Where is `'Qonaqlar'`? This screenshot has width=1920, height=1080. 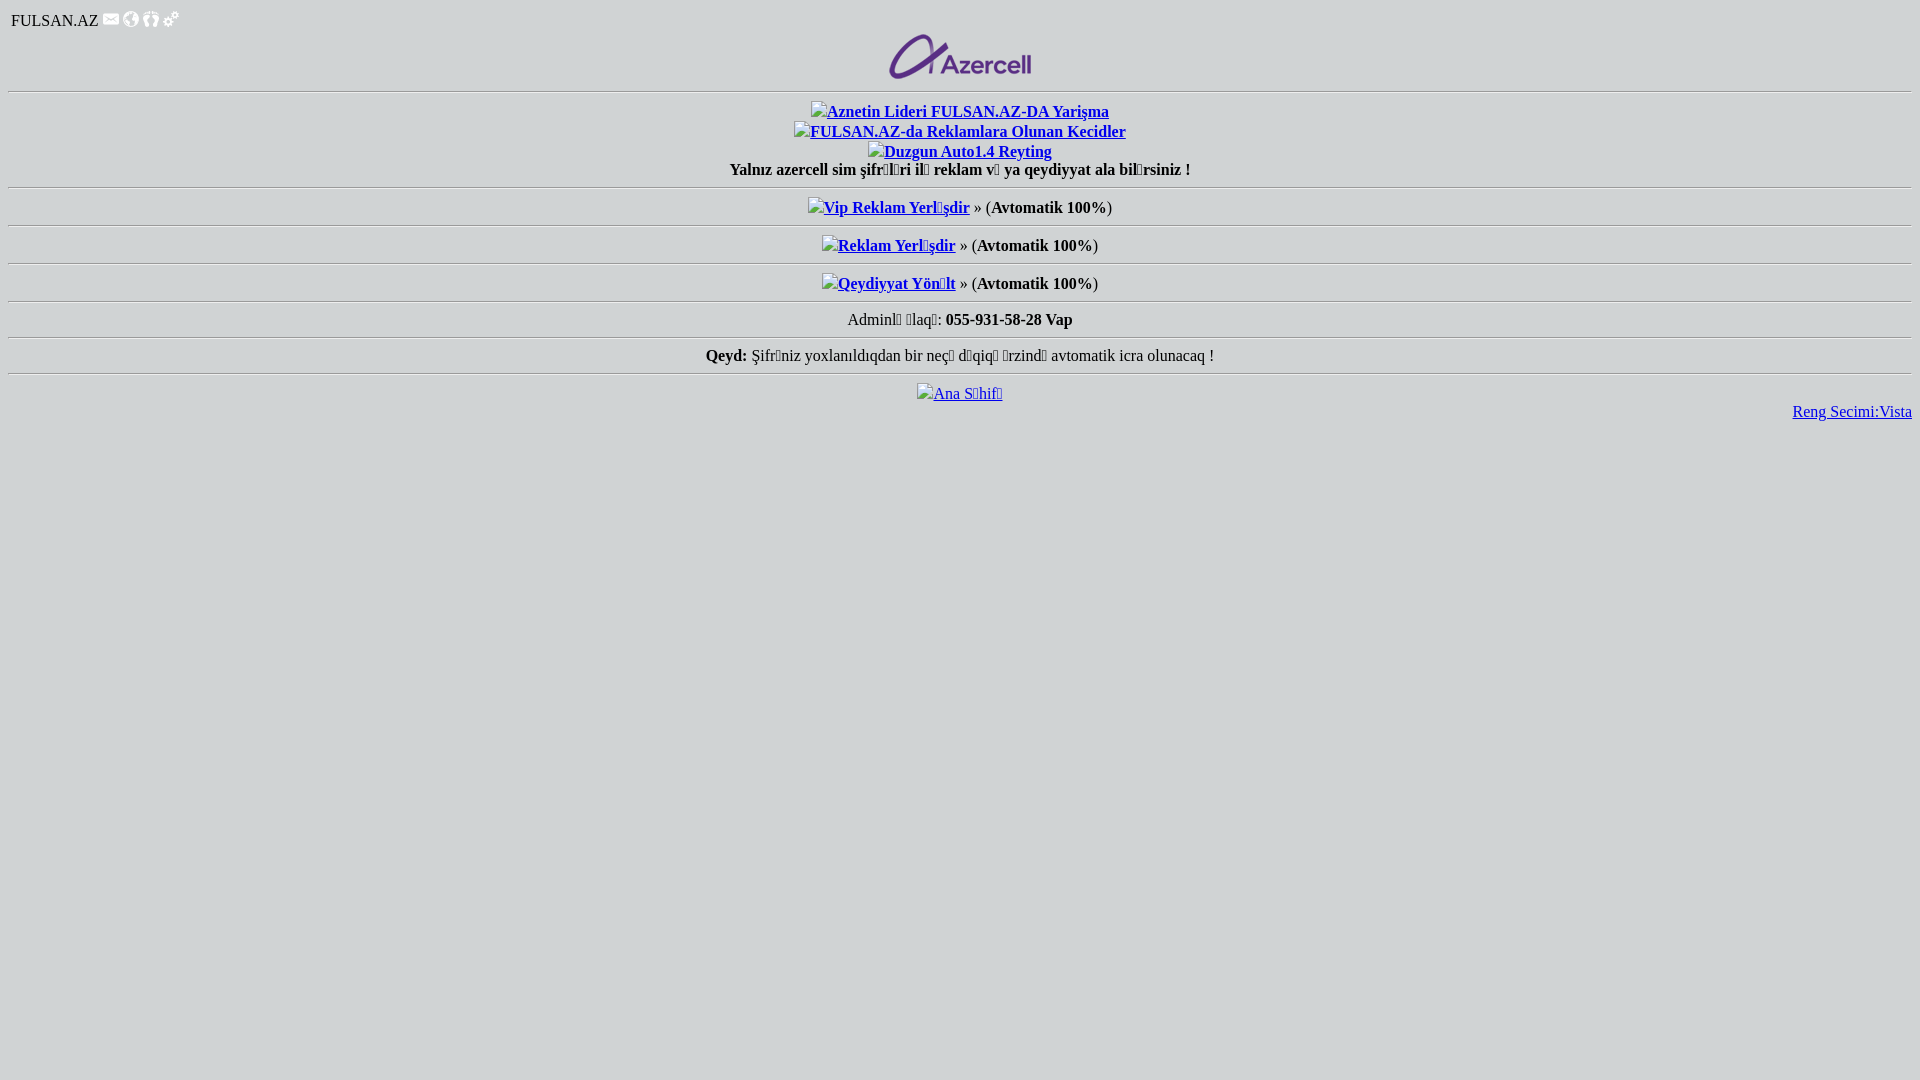
'Qonaqlar' is located at coordinates (149, 19).